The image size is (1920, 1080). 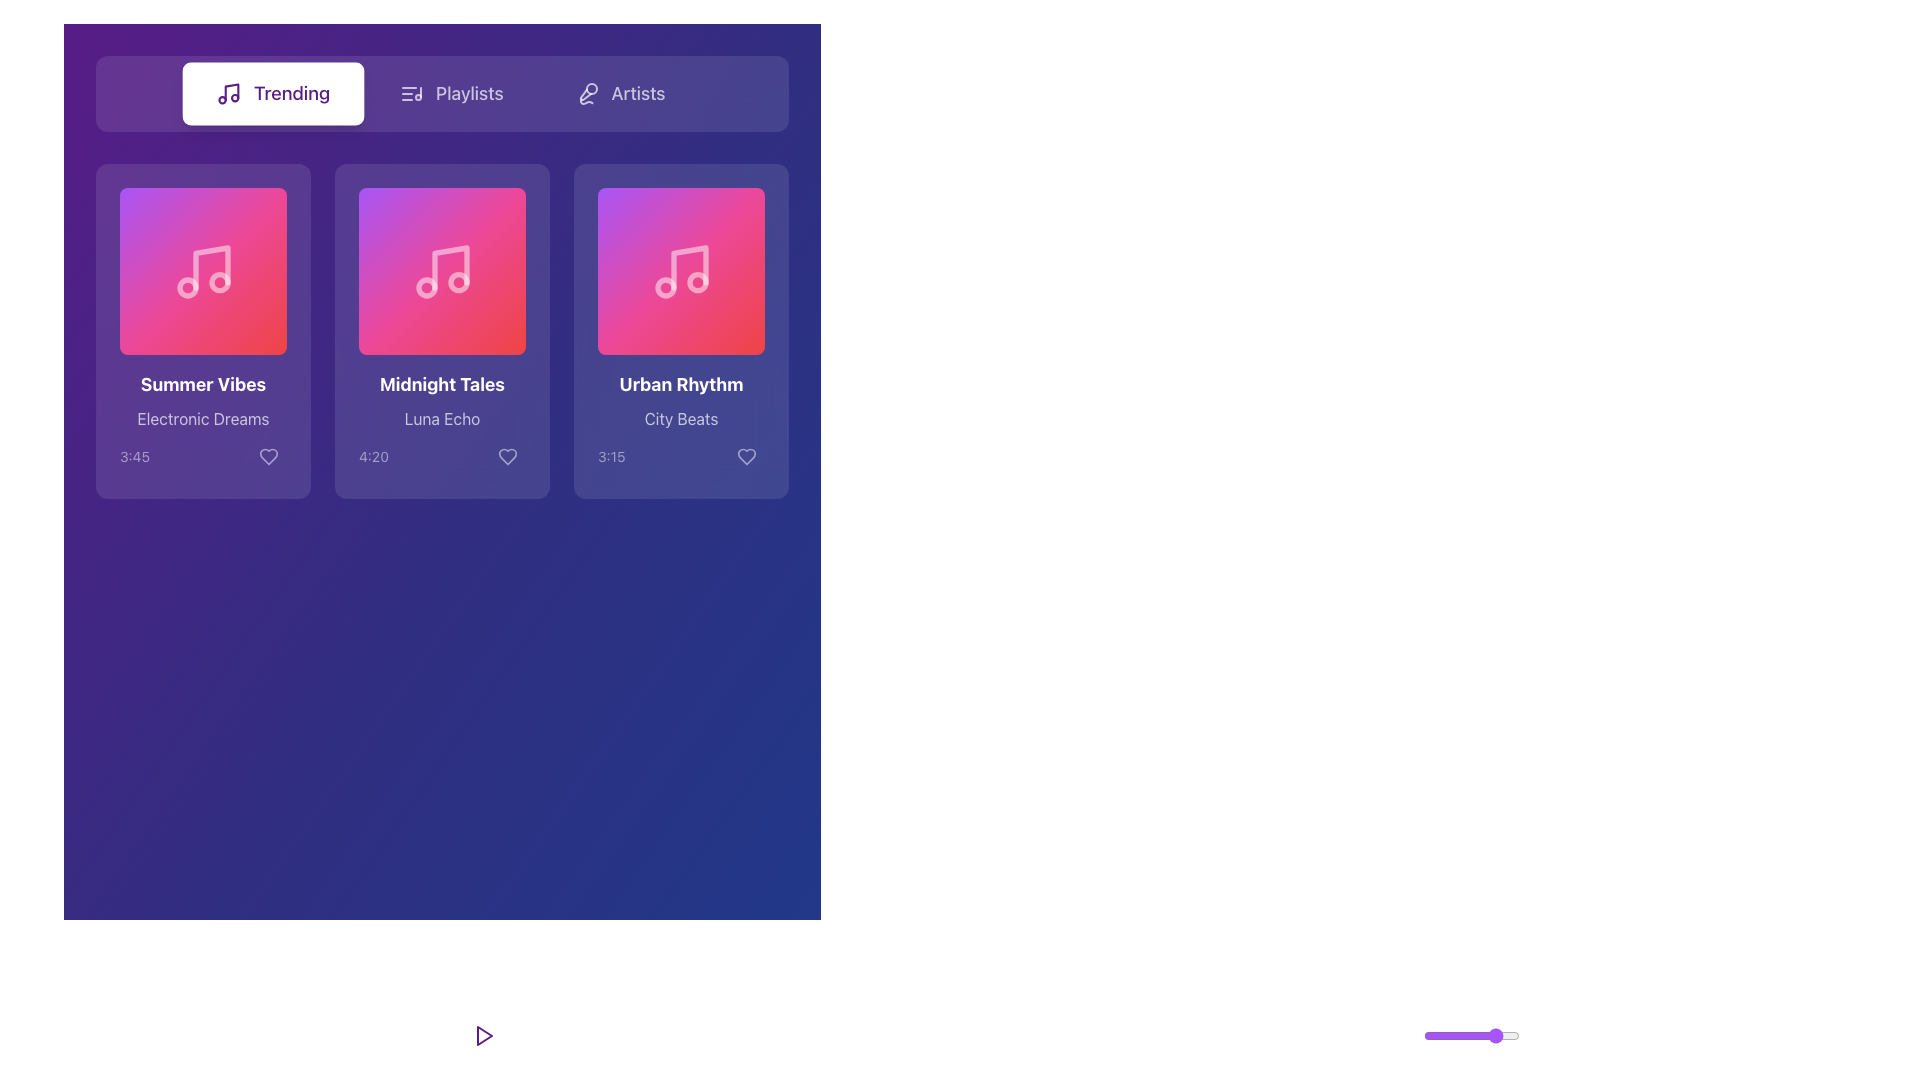 What do you see at coordinates (1474, 1035) in the screenshot?
I see `the slider` at bounding box center [1474, 1035].